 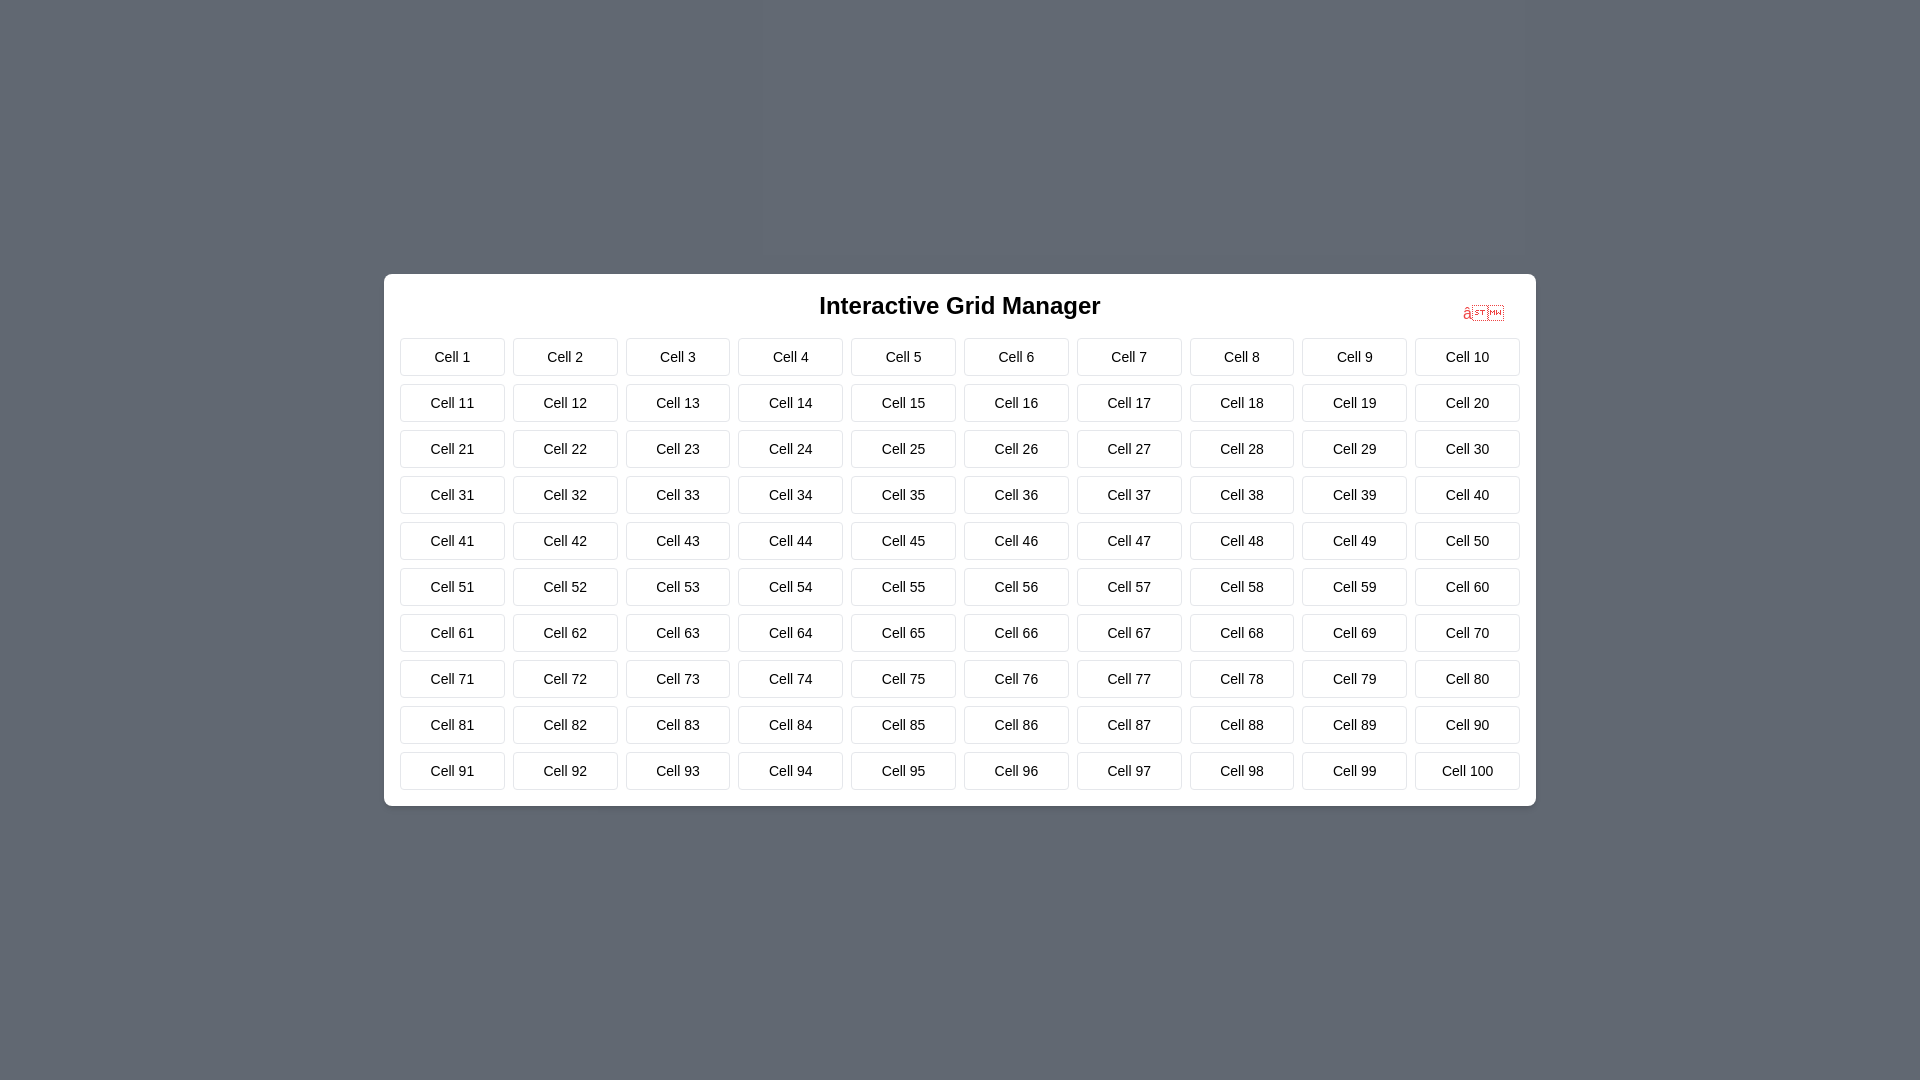 I want to click on close button in the top-right corner of the dialog, so click(x=1483, y=313).